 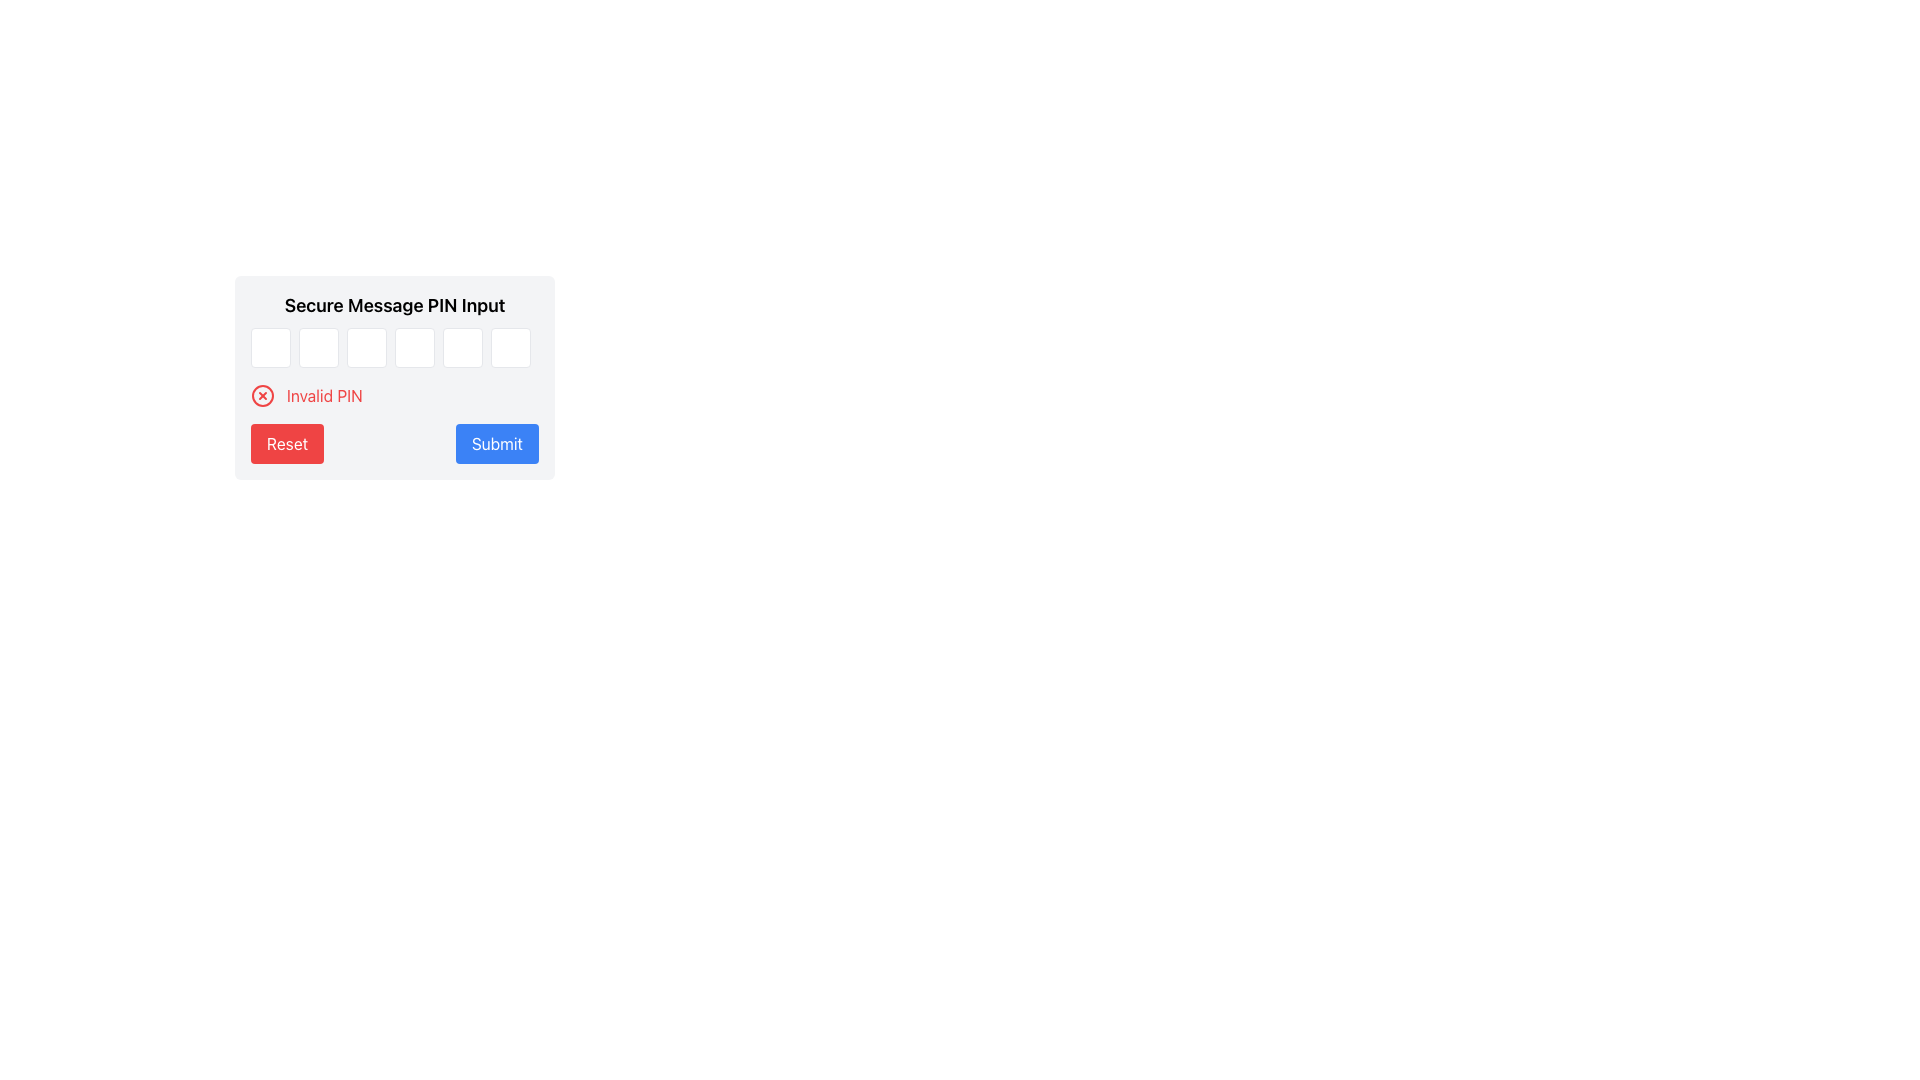 I want to click on inside the second input field of the horizontally aligned group of six fields to focus on it, so click(x=317, y=346).